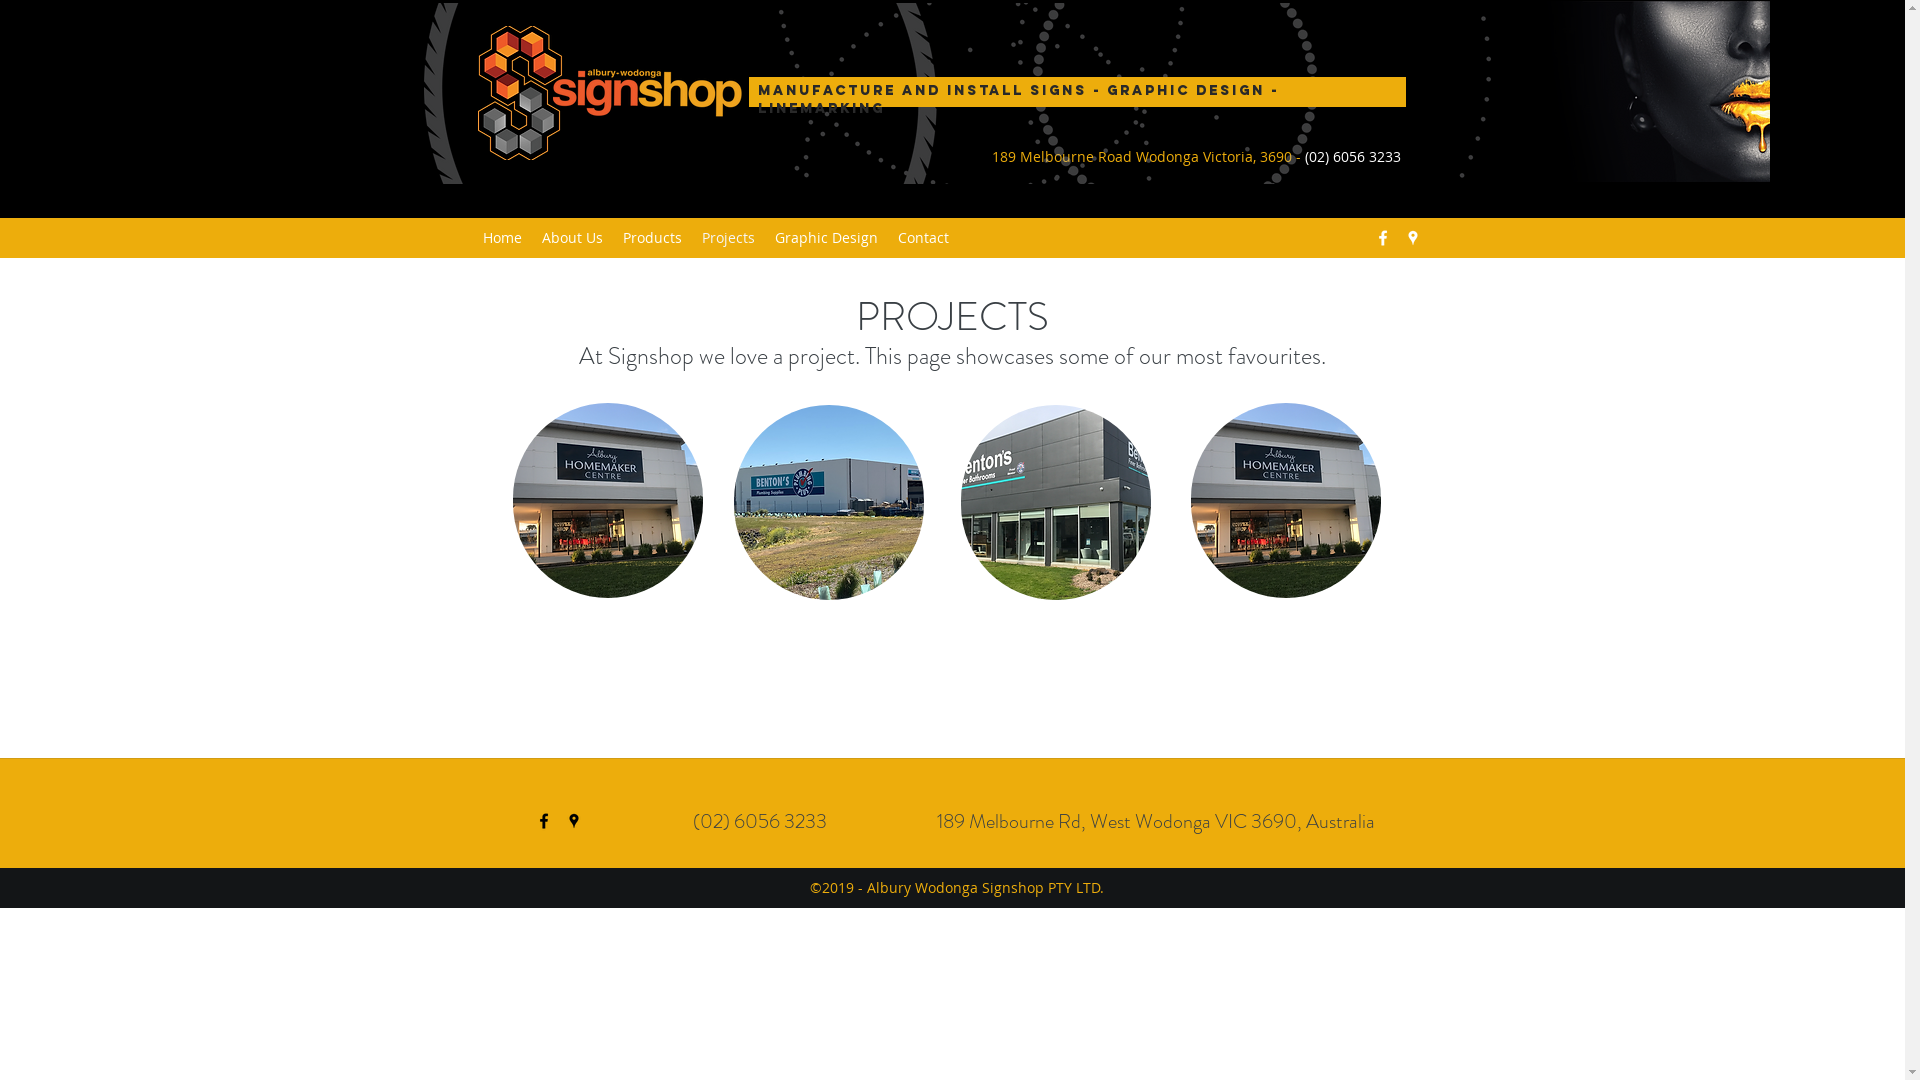 The width and height of the screenshot is (1920, 1080). Describe the element at coordinates (727, 237) in the screenshot. I see `'Projects'` at that location.